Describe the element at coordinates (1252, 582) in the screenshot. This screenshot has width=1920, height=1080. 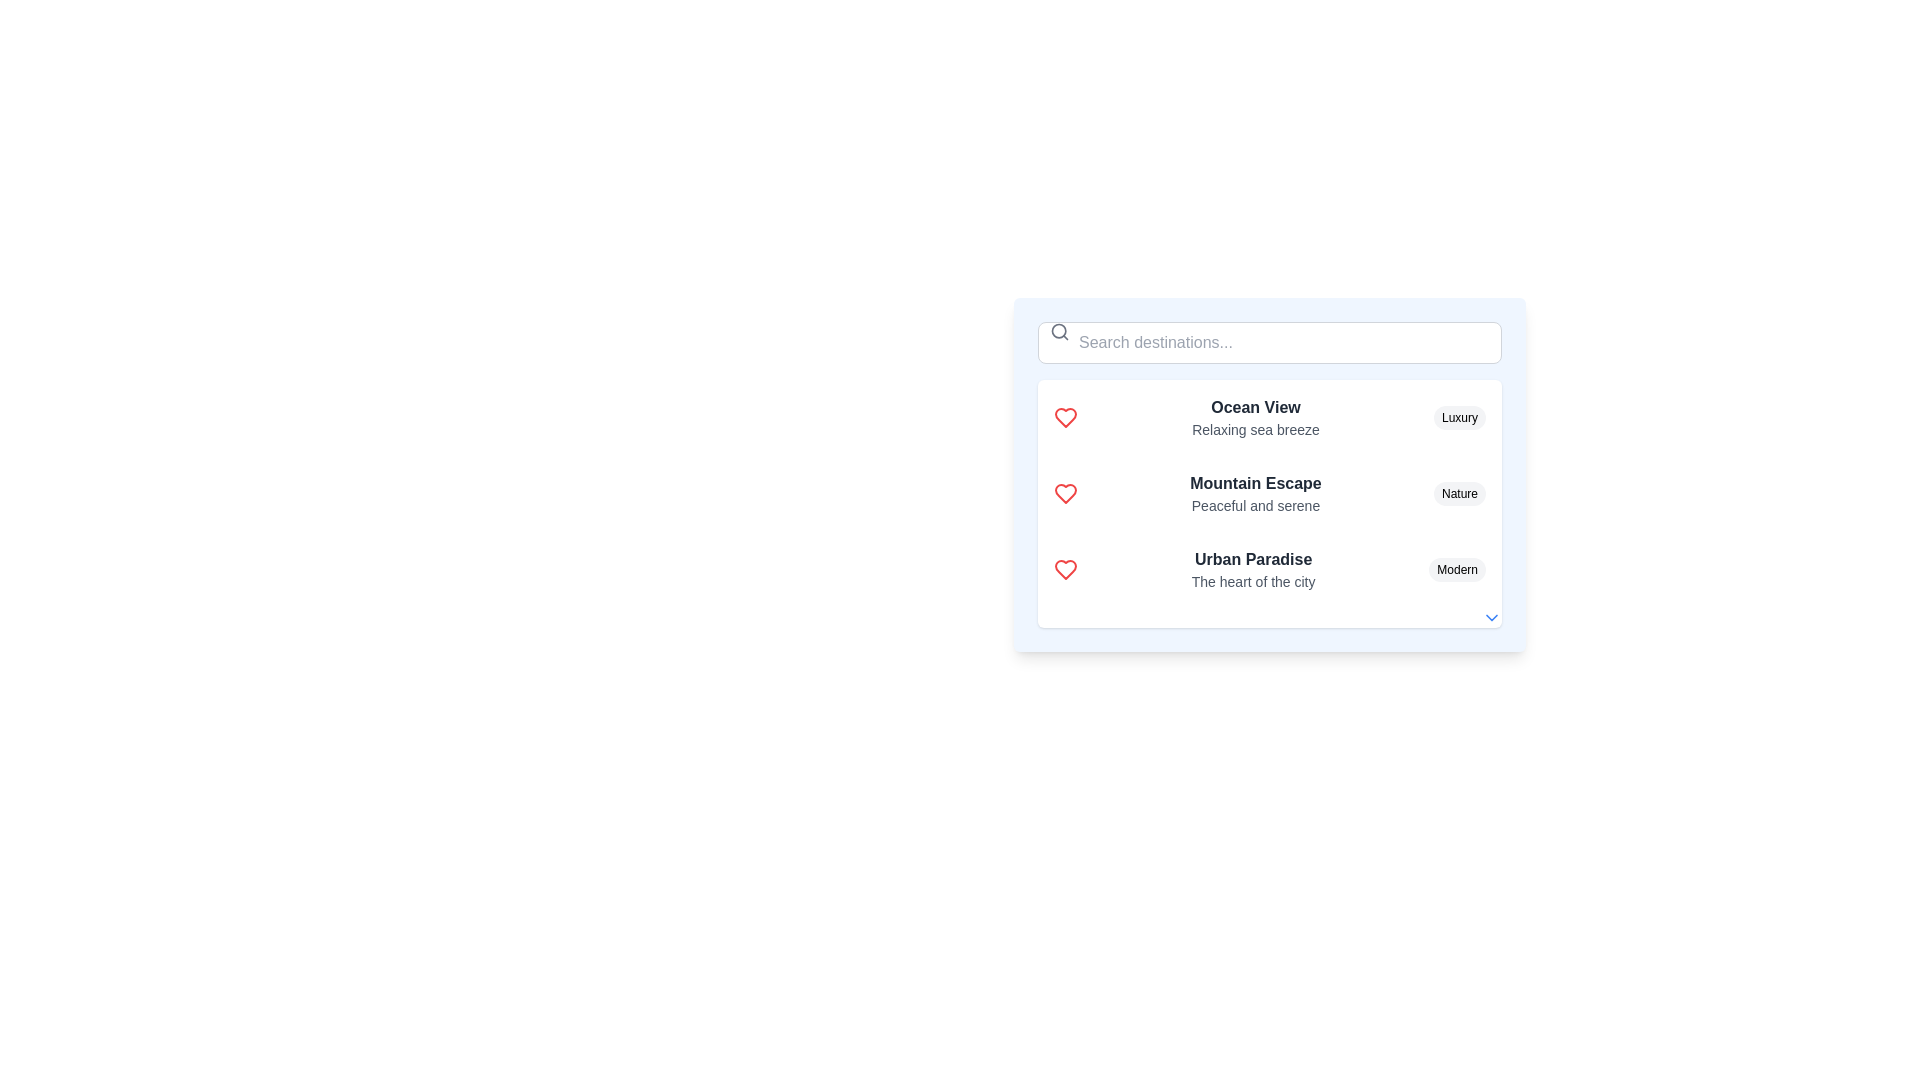
I see `the text display element that reads 'The heart of the city', which is styled in a smaller font size with gray color and positioned directly beneath 'Urban Paradise'` at that location.